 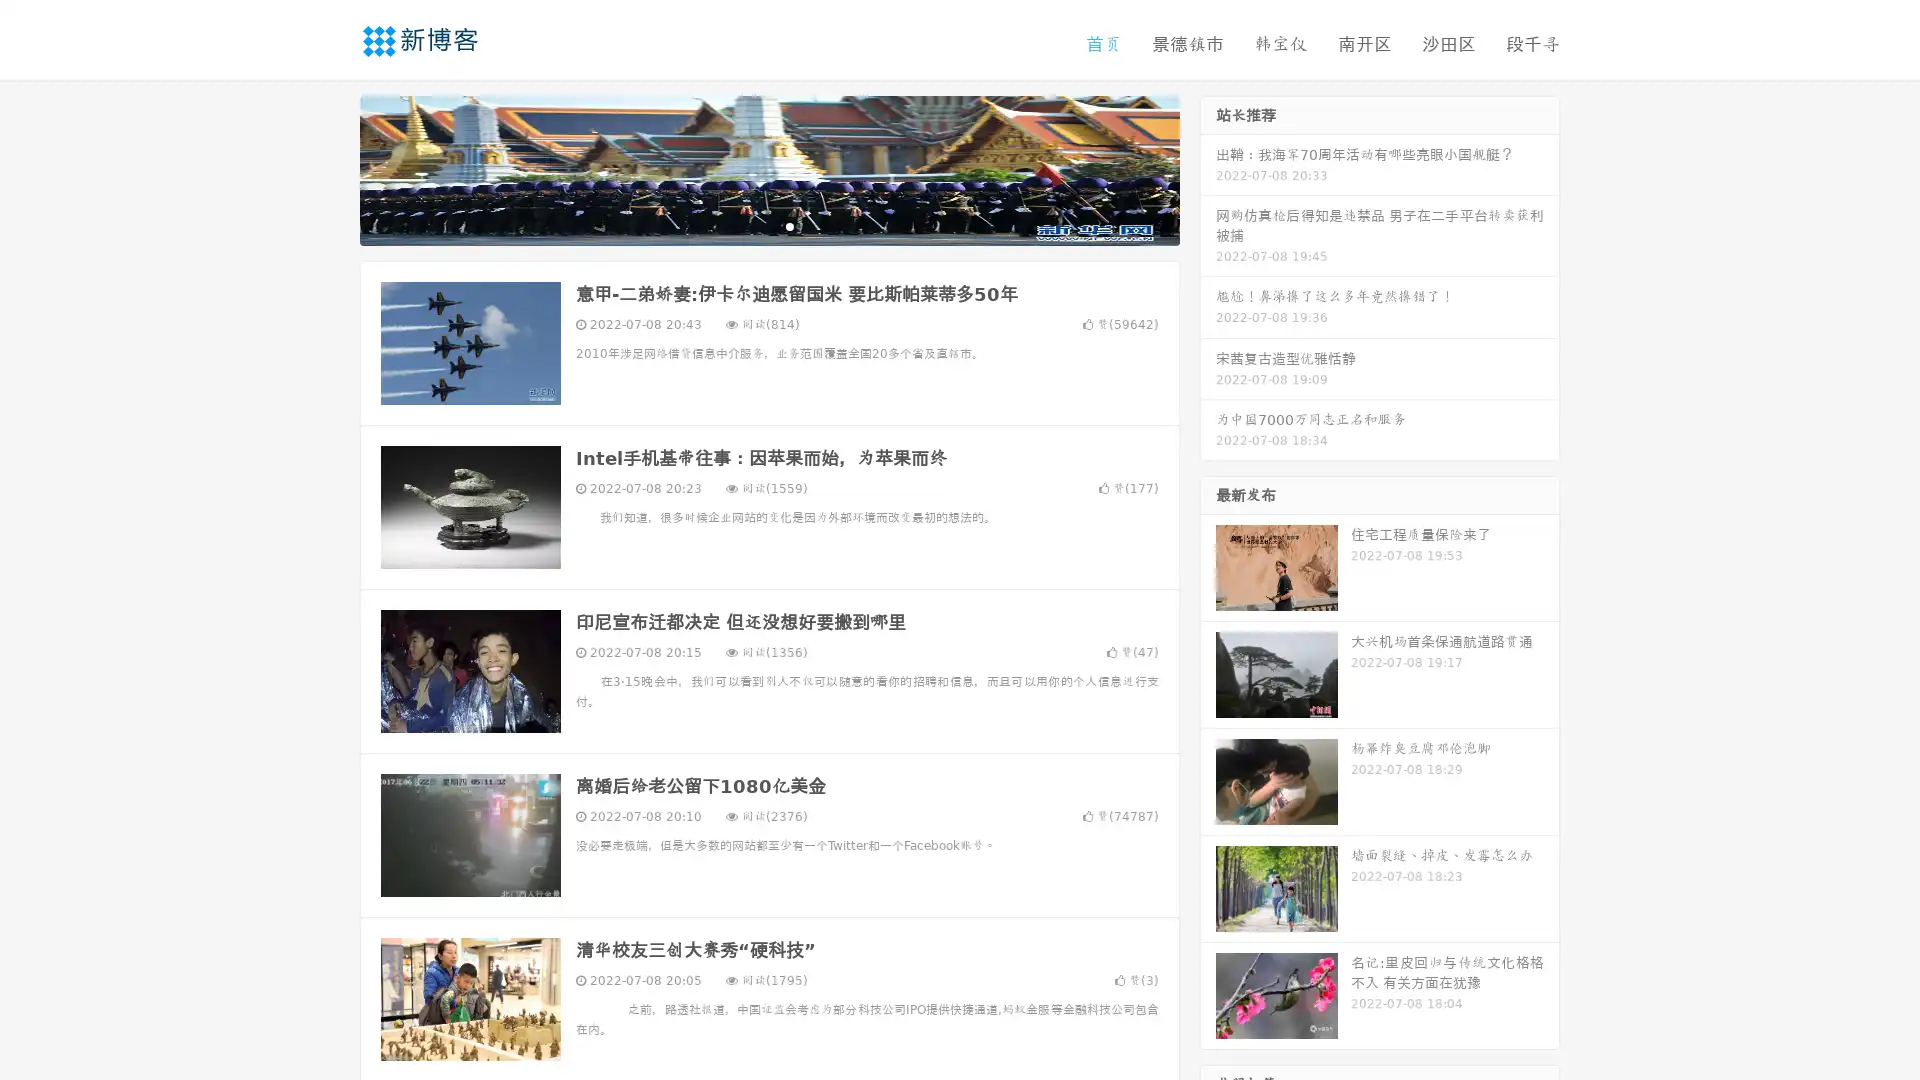 What do you see at coordinates (1208, 168) in the screenshot?
I see `Next slide` at bounding box center [1208, 168].